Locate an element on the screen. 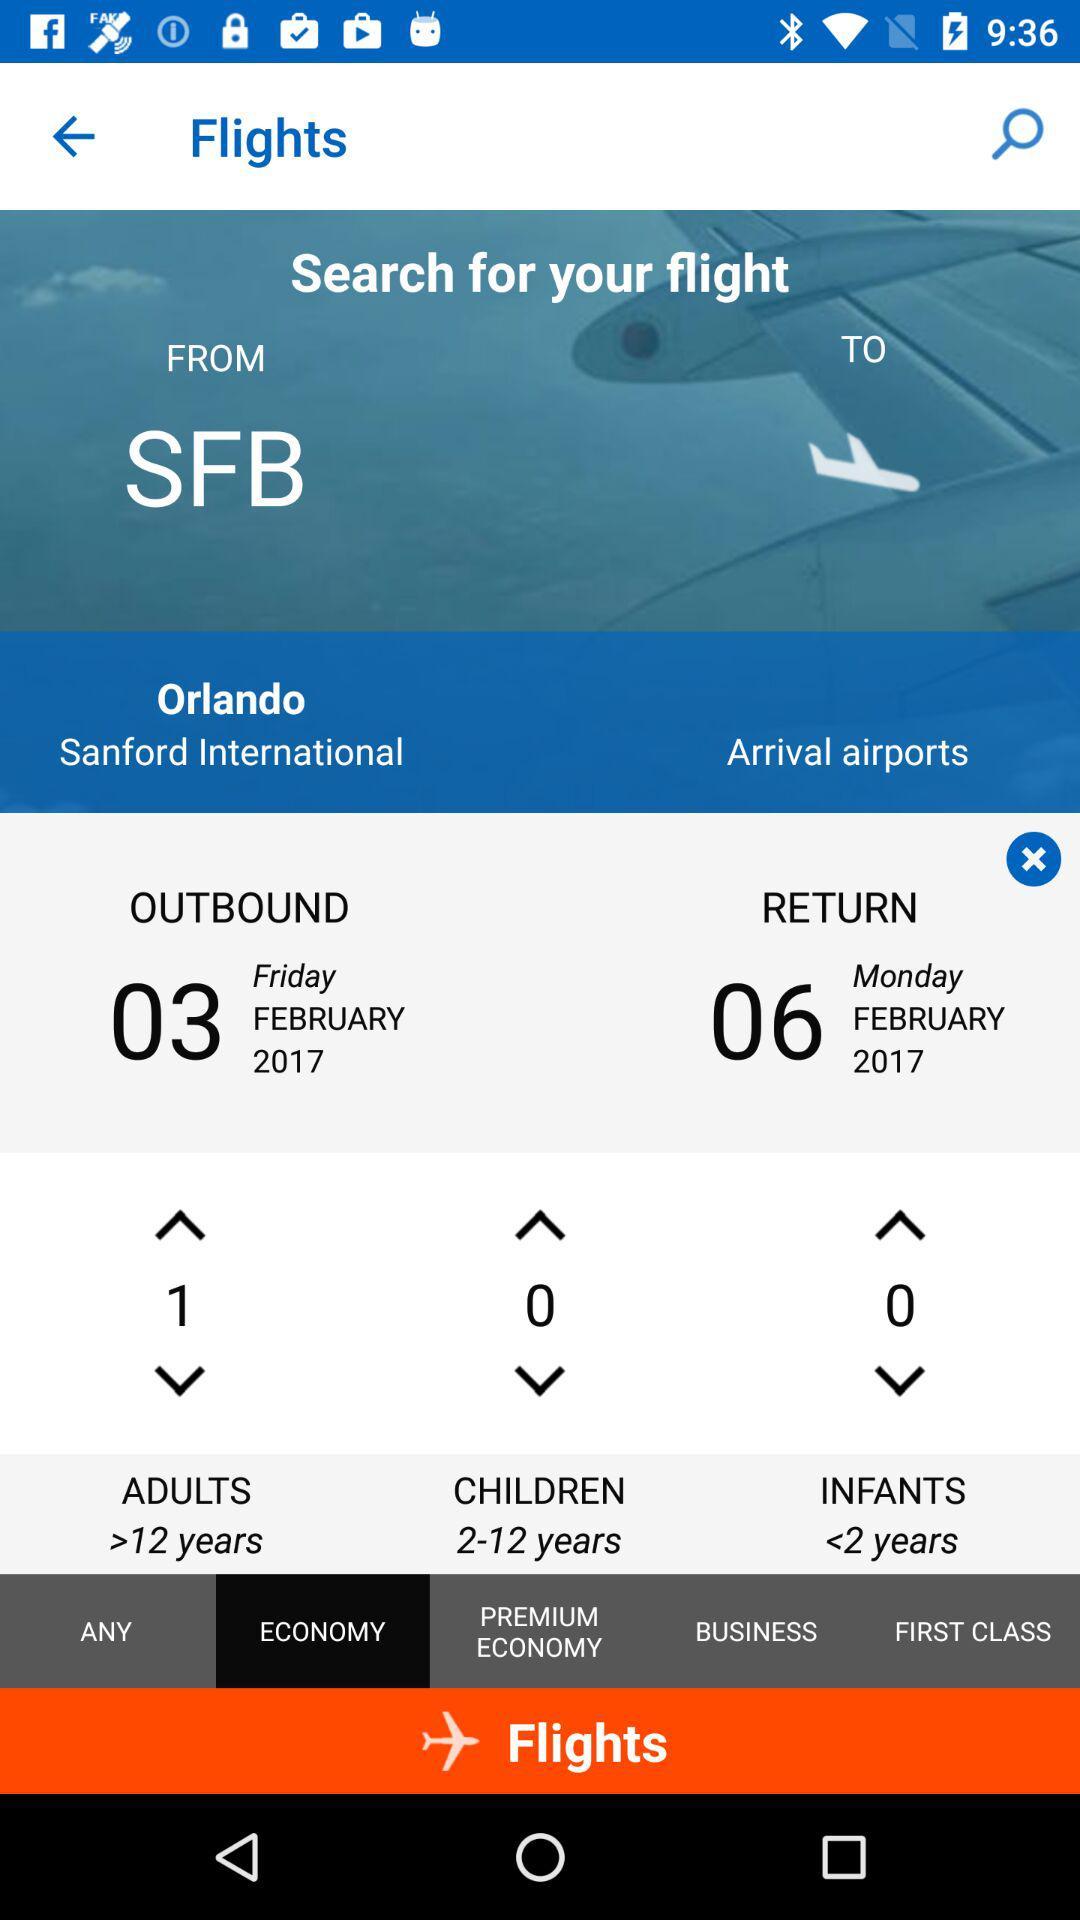 The height and width of the screenshot is (1920, 1080). icon below the 2-12 years icon is located at coordinates (538, 1631).